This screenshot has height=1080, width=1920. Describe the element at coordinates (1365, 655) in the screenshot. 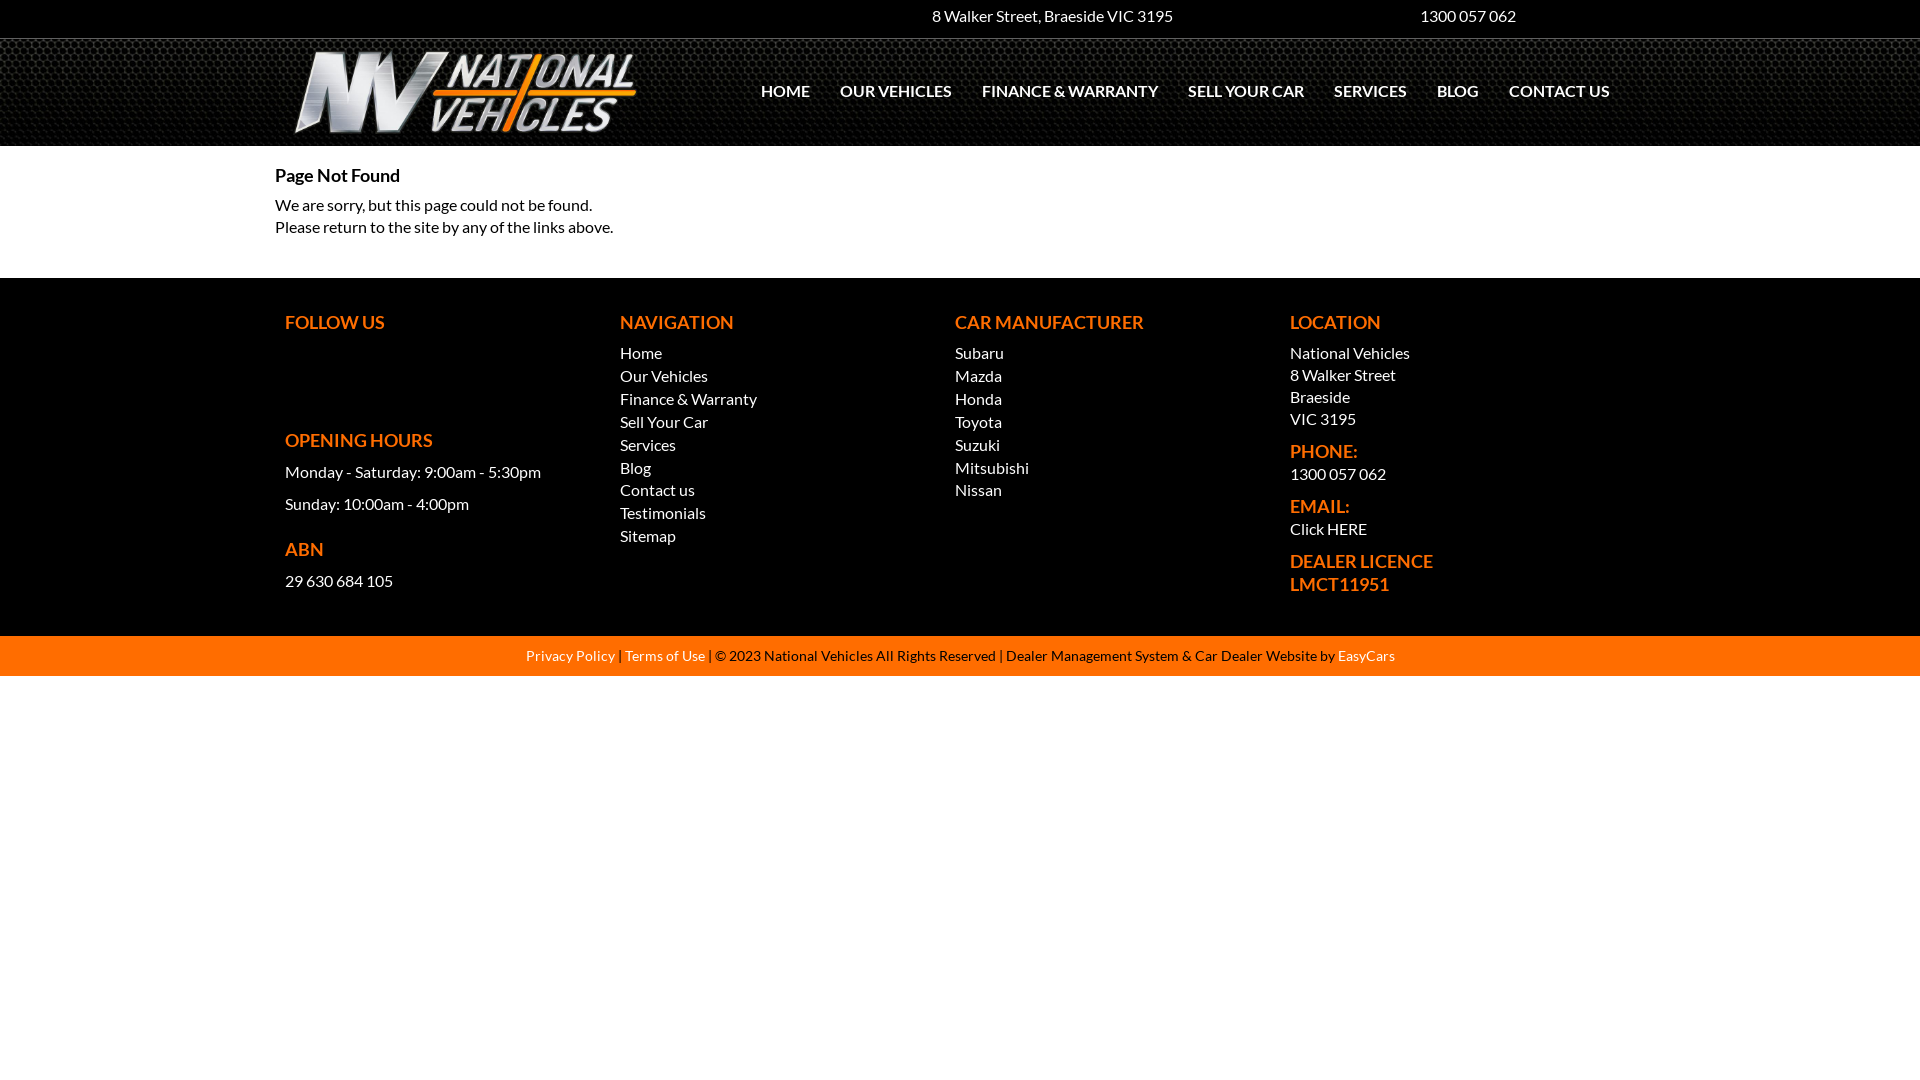

I see `'EasyCars'` at that location.